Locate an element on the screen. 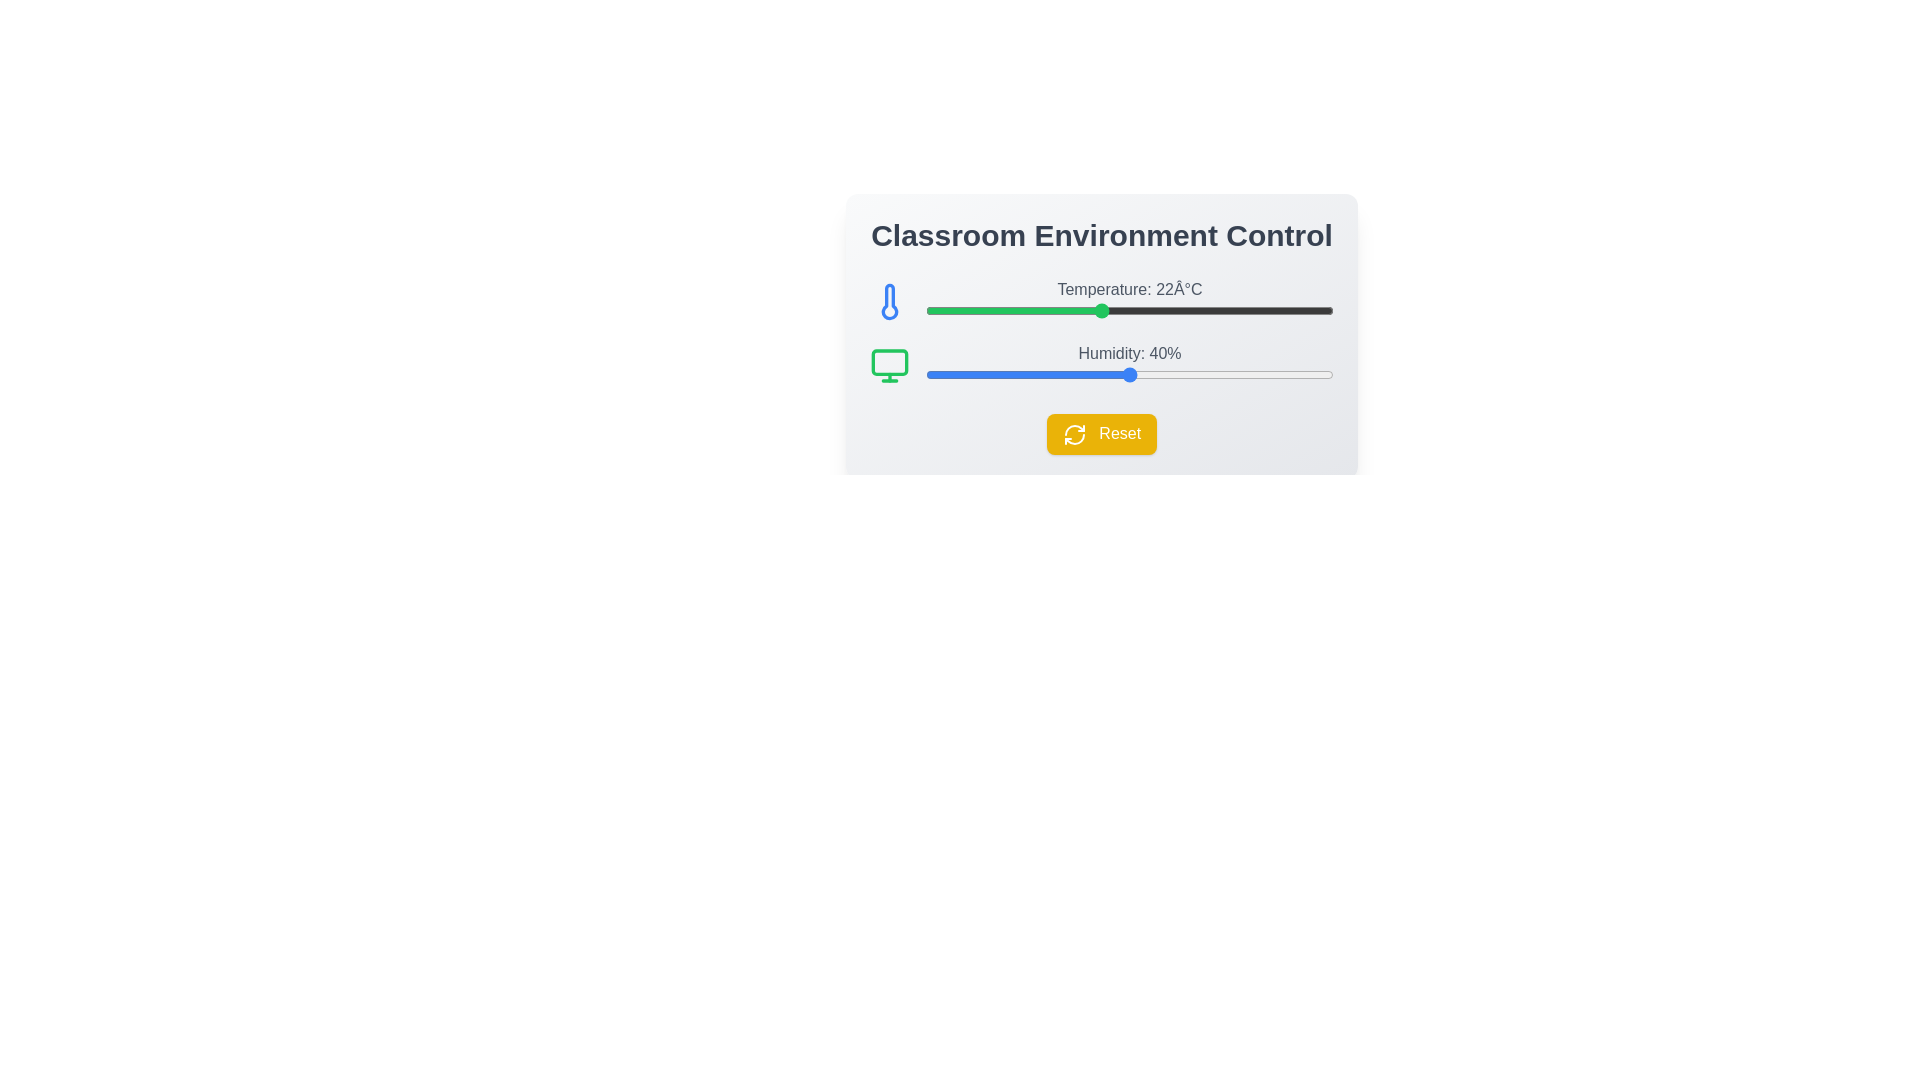  the humidity slider to set it to 57% is located at coordinates (1303, 374).